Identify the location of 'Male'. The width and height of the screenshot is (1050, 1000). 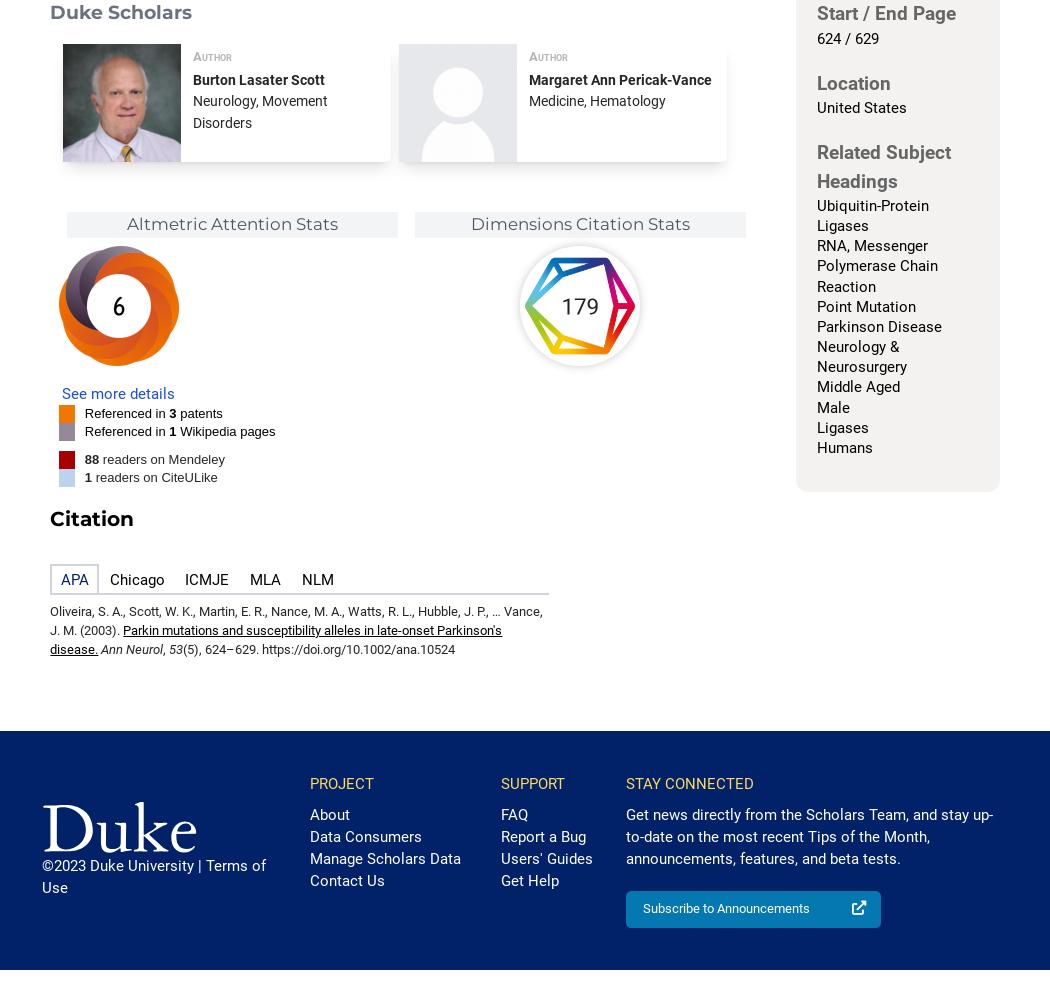
(814, 407).